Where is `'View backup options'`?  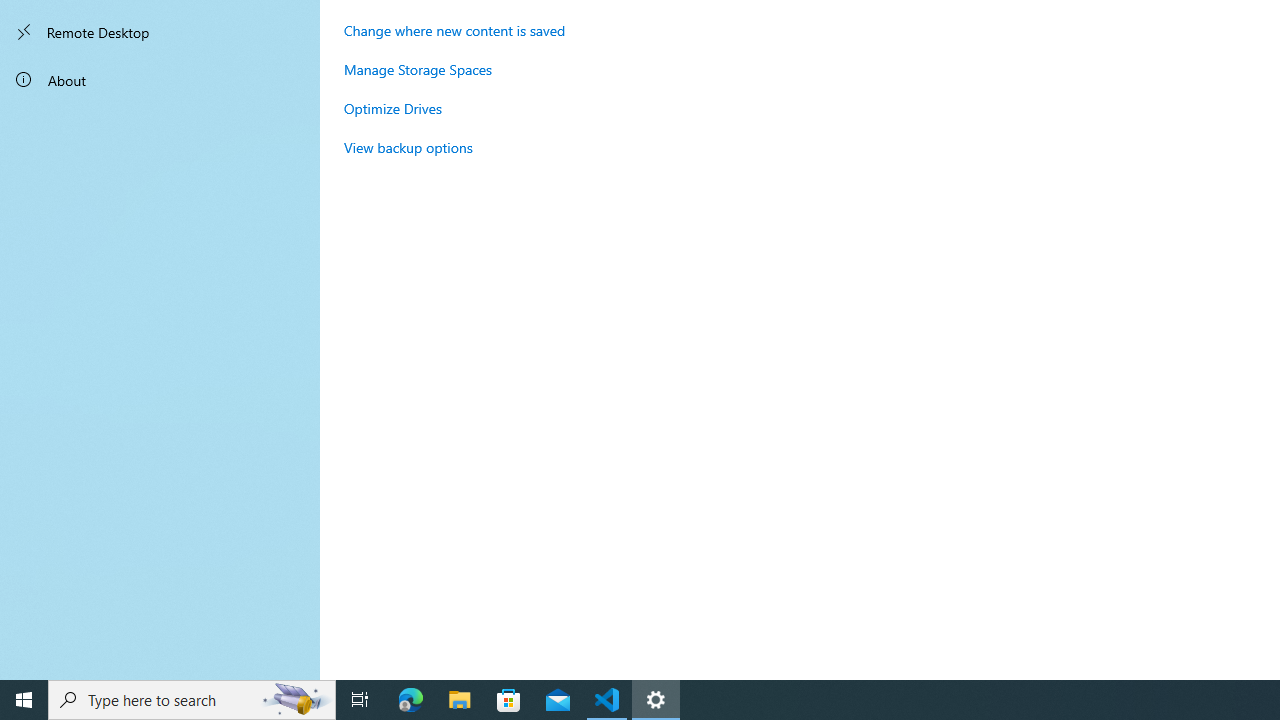
'View backup options' is located at coordinates (407, 146).